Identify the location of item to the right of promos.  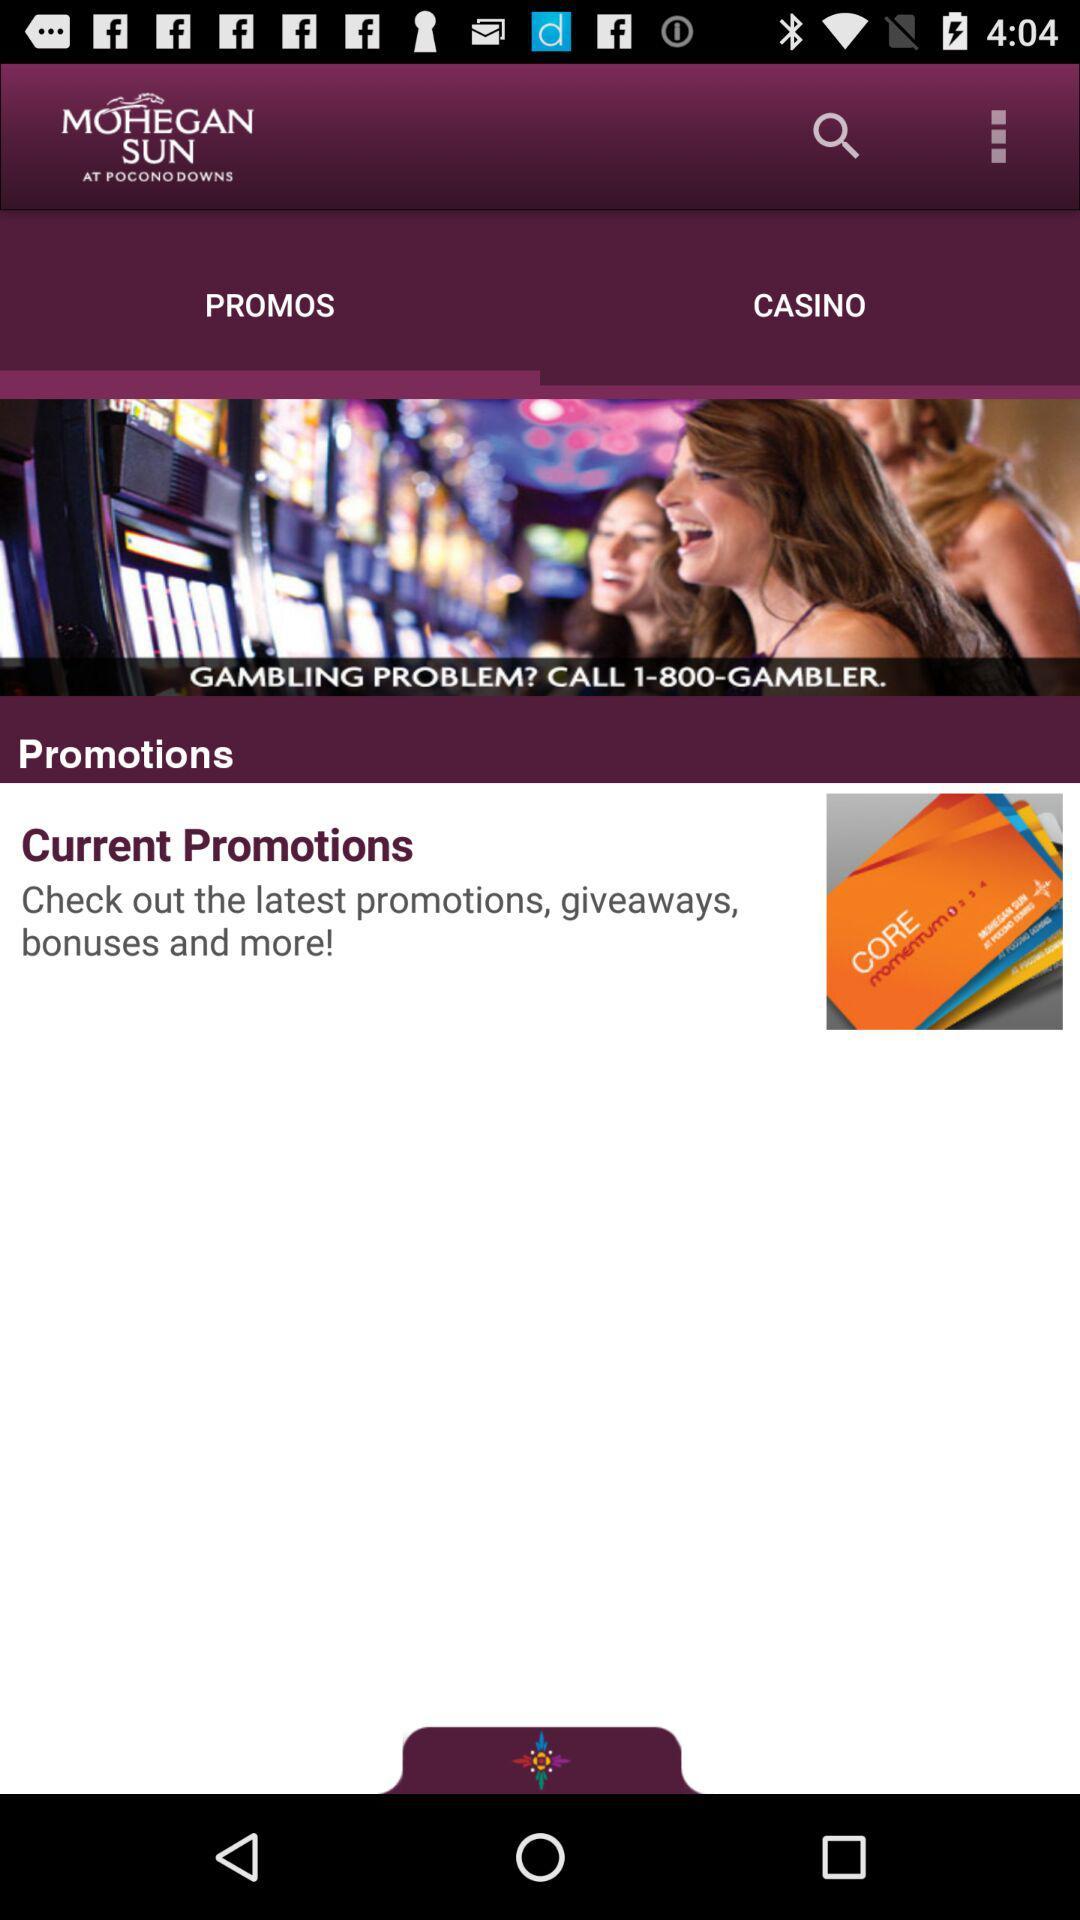
(837, 135).